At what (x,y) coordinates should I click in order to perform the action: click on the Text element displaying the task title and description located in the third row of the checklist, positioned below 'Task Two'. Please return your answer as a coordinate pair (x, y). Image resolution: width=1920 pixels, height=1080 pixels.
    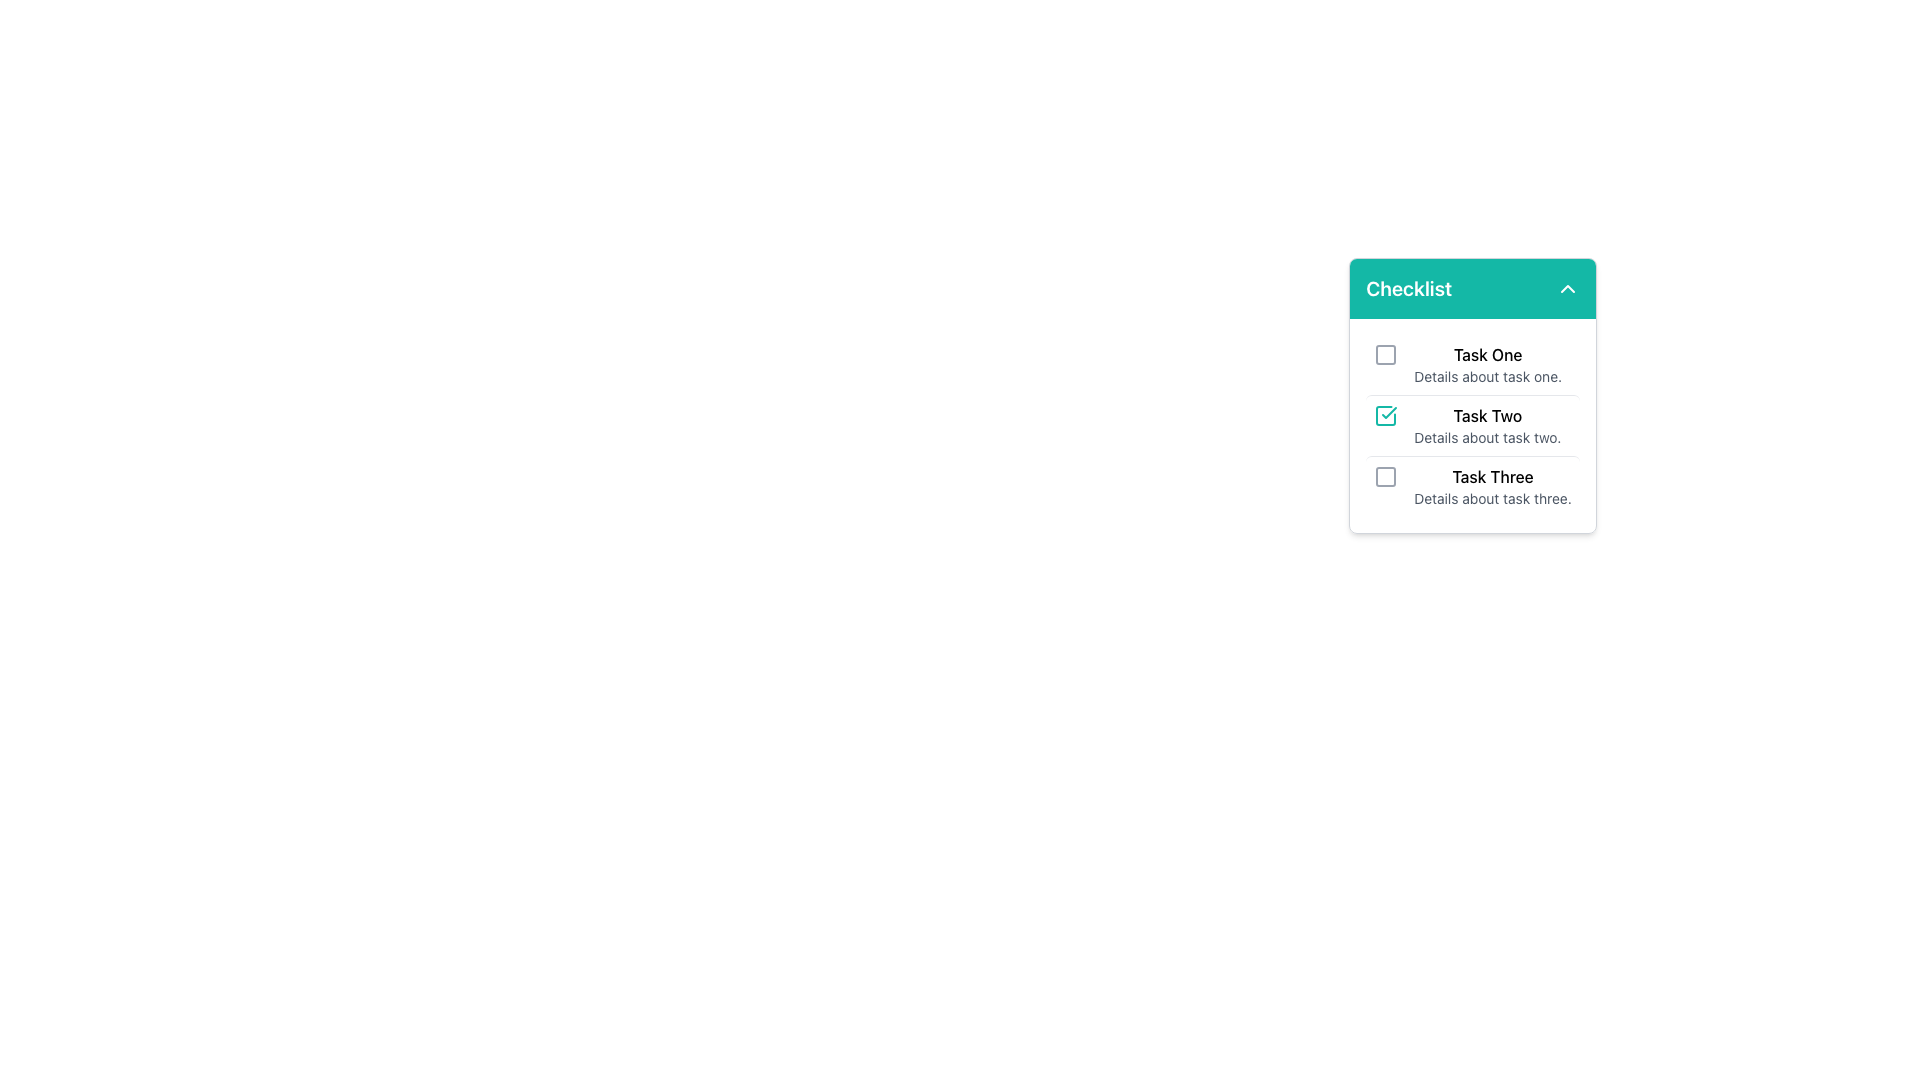
    Looking at the image, I should click on (1492, 486).